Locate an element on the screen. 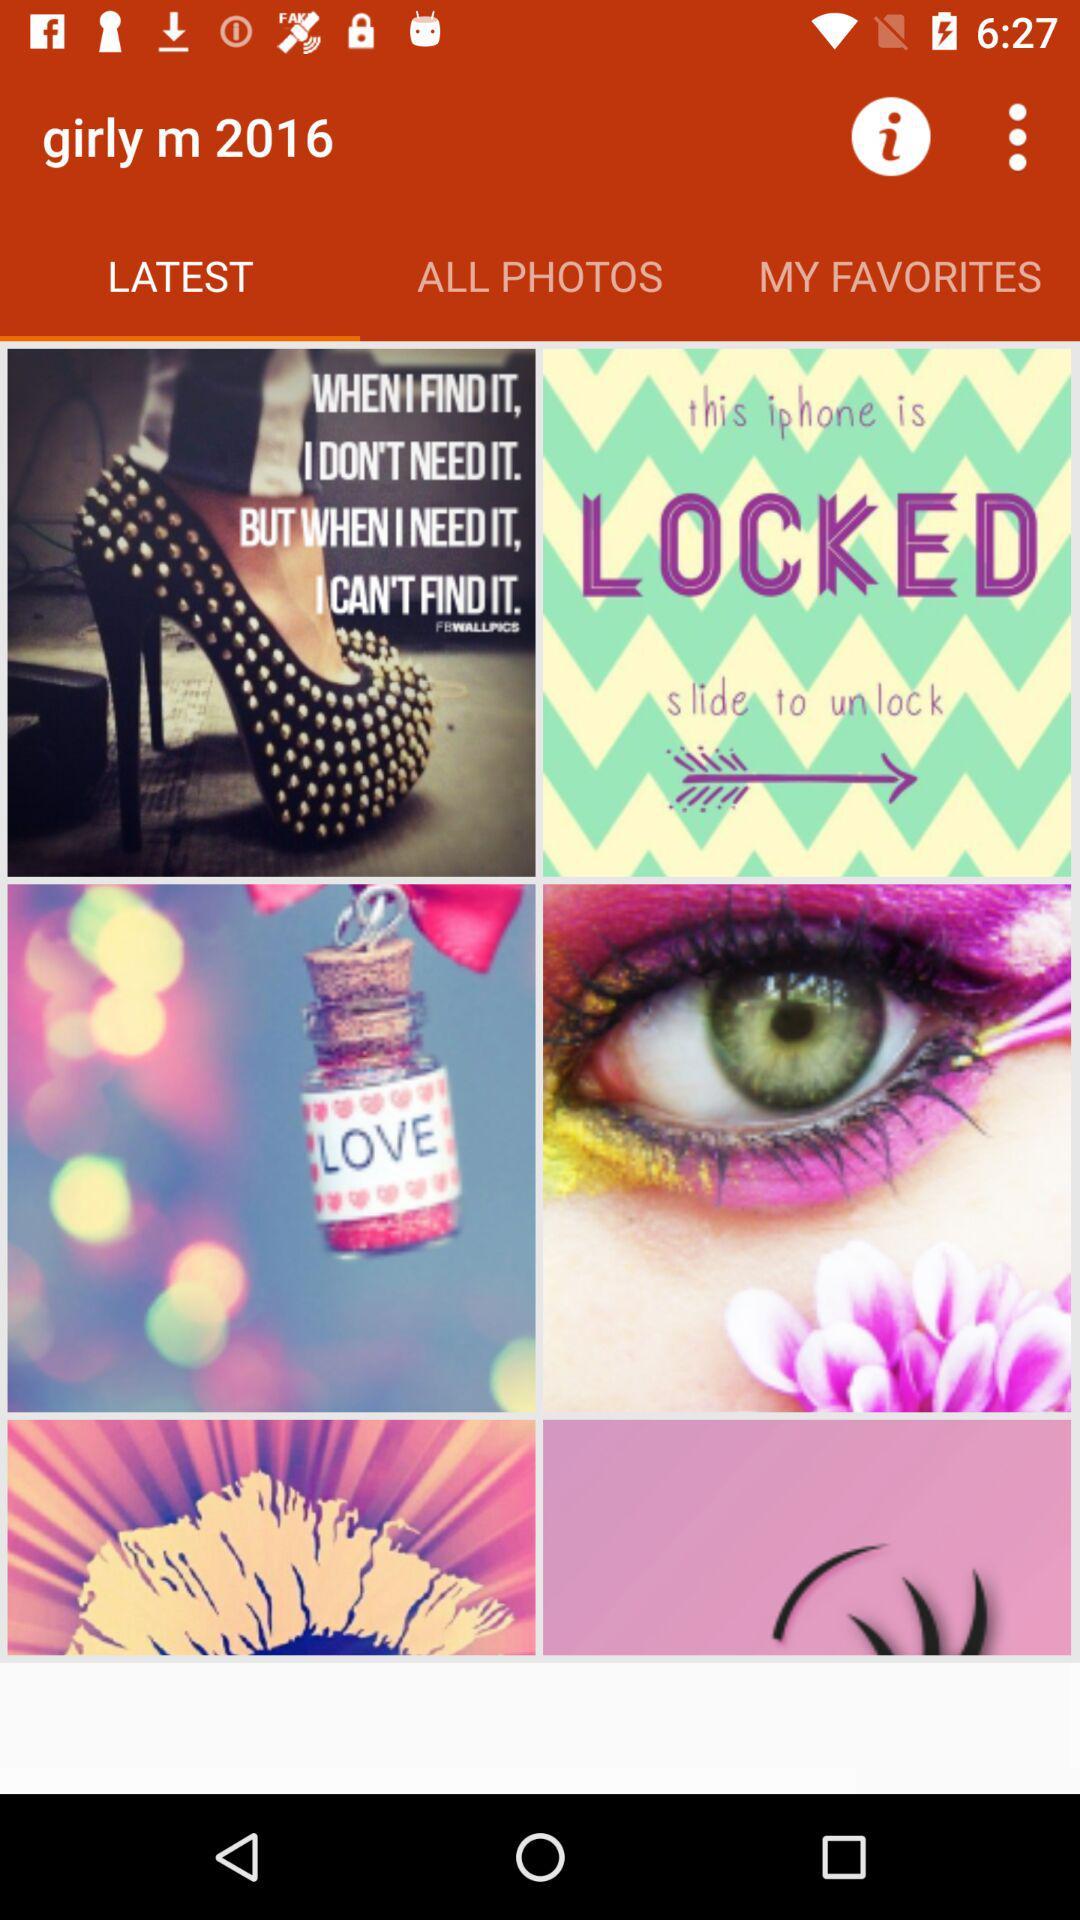  the more option is located at coordinates (1017, 135).